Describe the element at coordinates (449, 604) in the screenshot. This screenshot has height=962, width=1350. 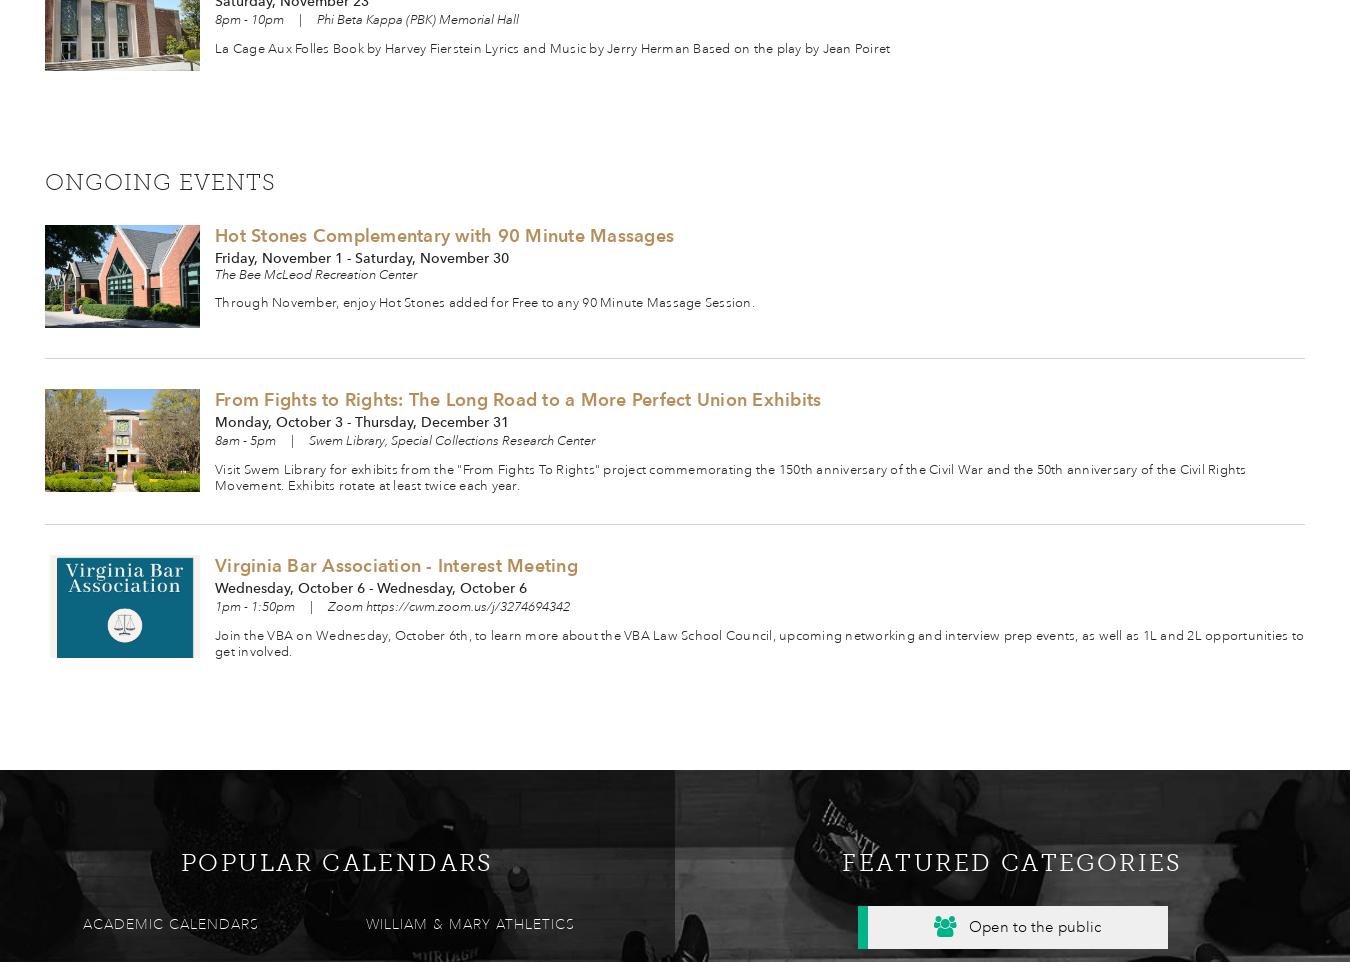
I see `'Zoom  https://cwm.zoom.us/j/3274694342'` at that location.